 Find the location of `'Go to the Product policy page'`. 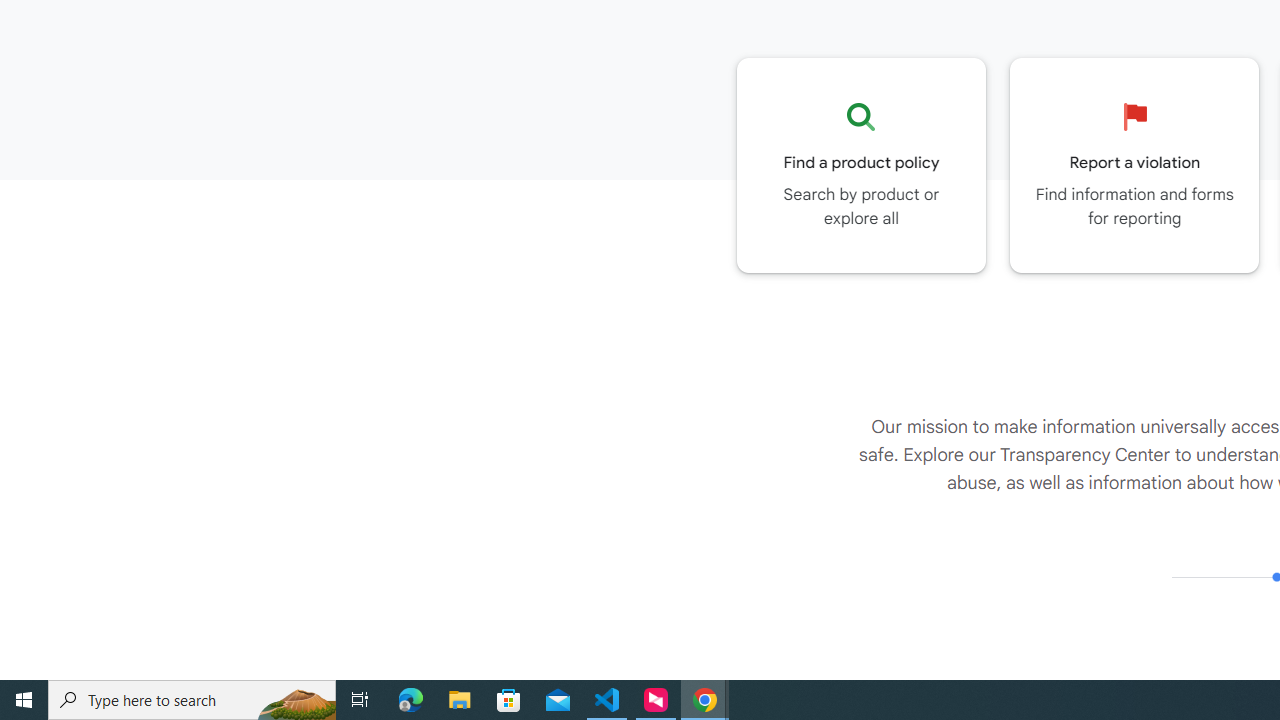

'Go to the Product policy page' is located at coordinates (861, 164).